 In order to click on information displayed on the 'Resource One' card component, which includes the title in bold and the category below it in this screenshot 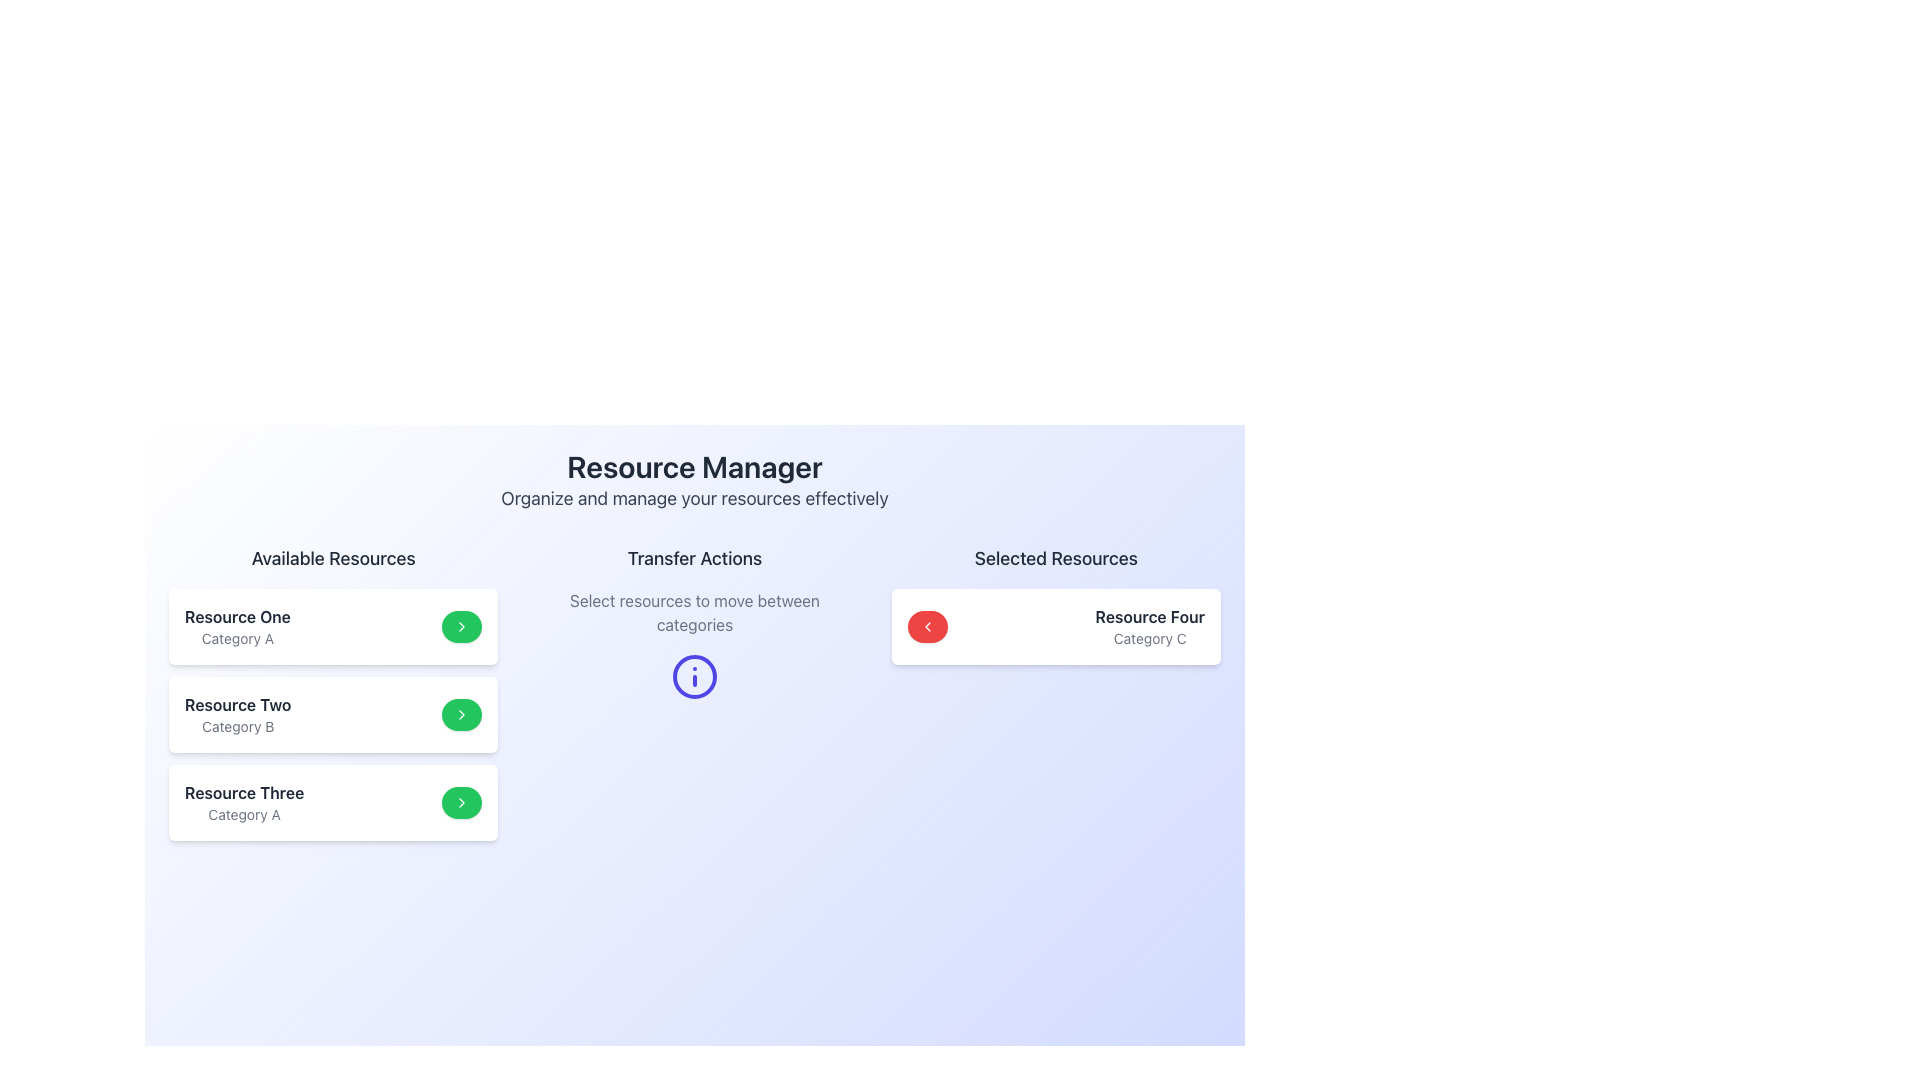, I will do `click(333, 626)`.